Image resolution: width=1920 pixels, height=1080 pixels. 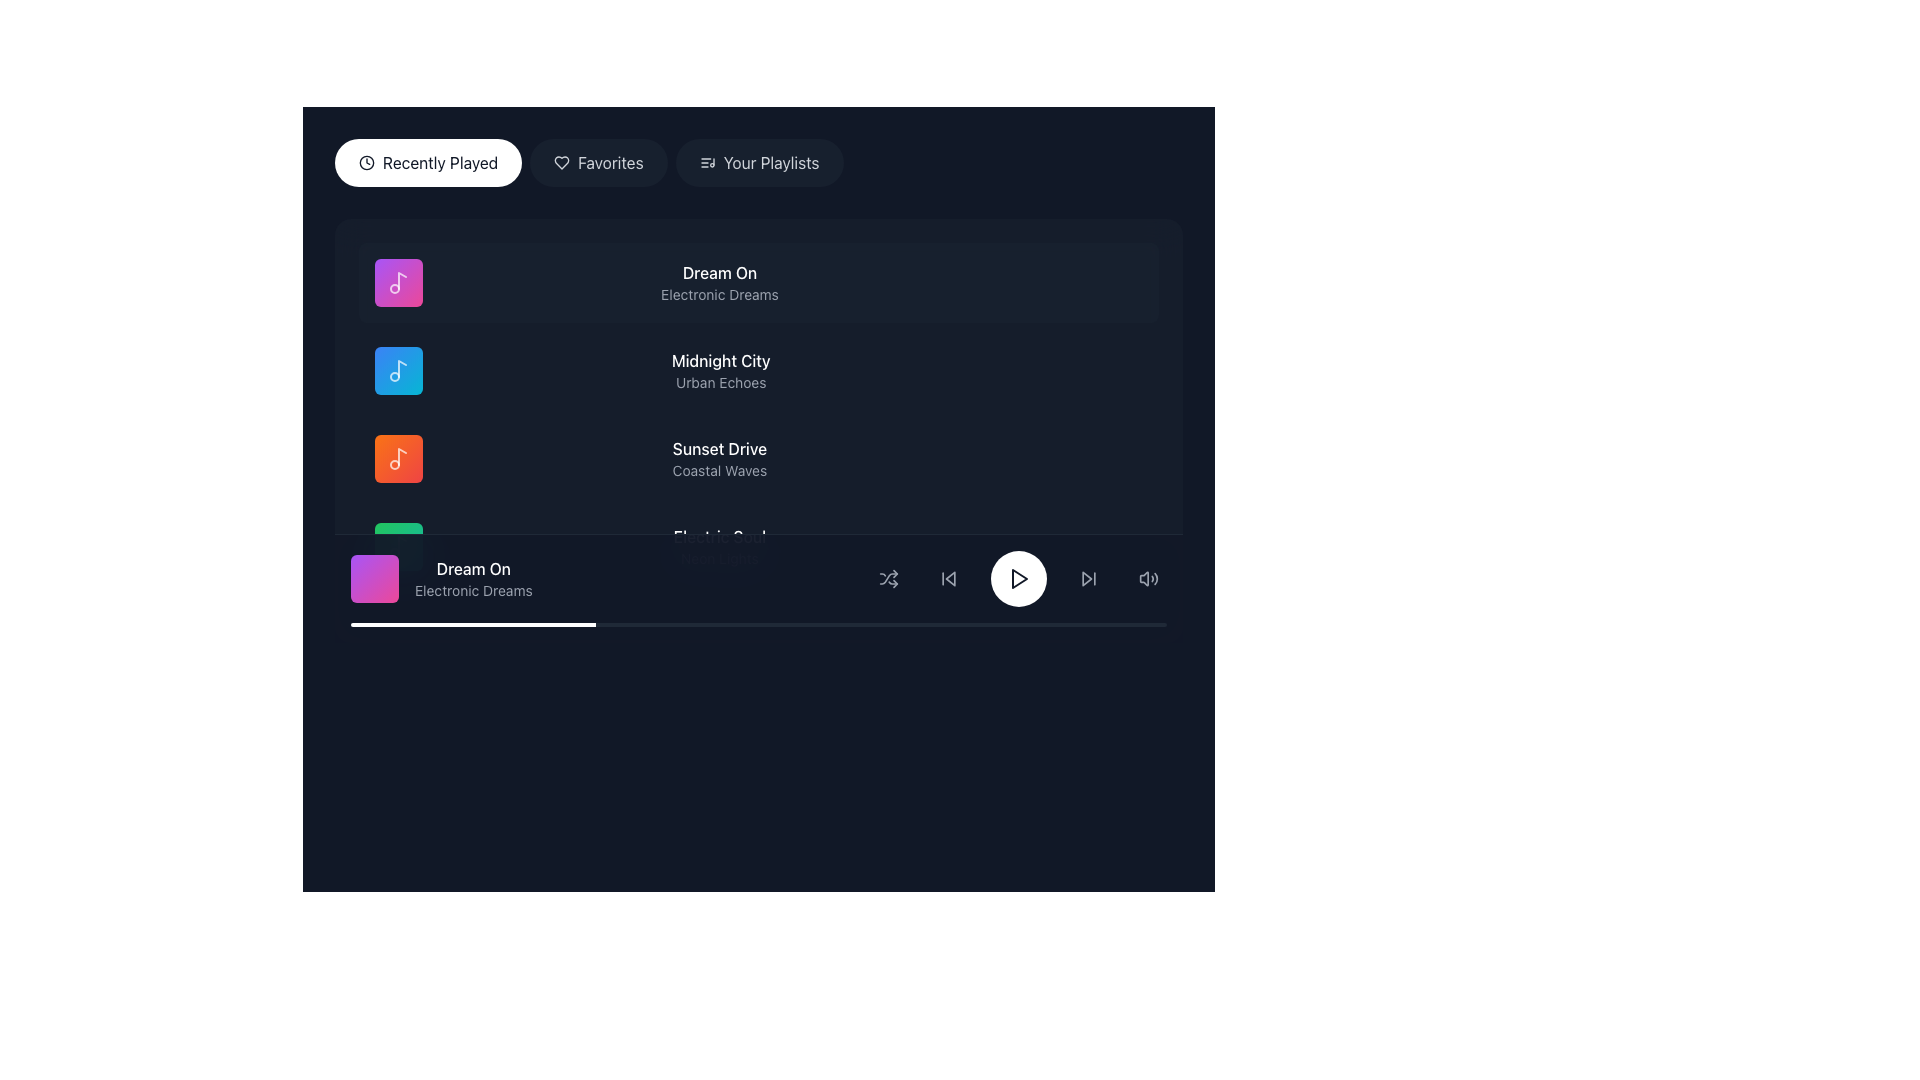 What do you see at coordinates (472, 569) in the screenshot?
I see `the 'Dream On' text label, which is displayed in a white font and is part of a music playlist item` at bounding box center [472, 569].